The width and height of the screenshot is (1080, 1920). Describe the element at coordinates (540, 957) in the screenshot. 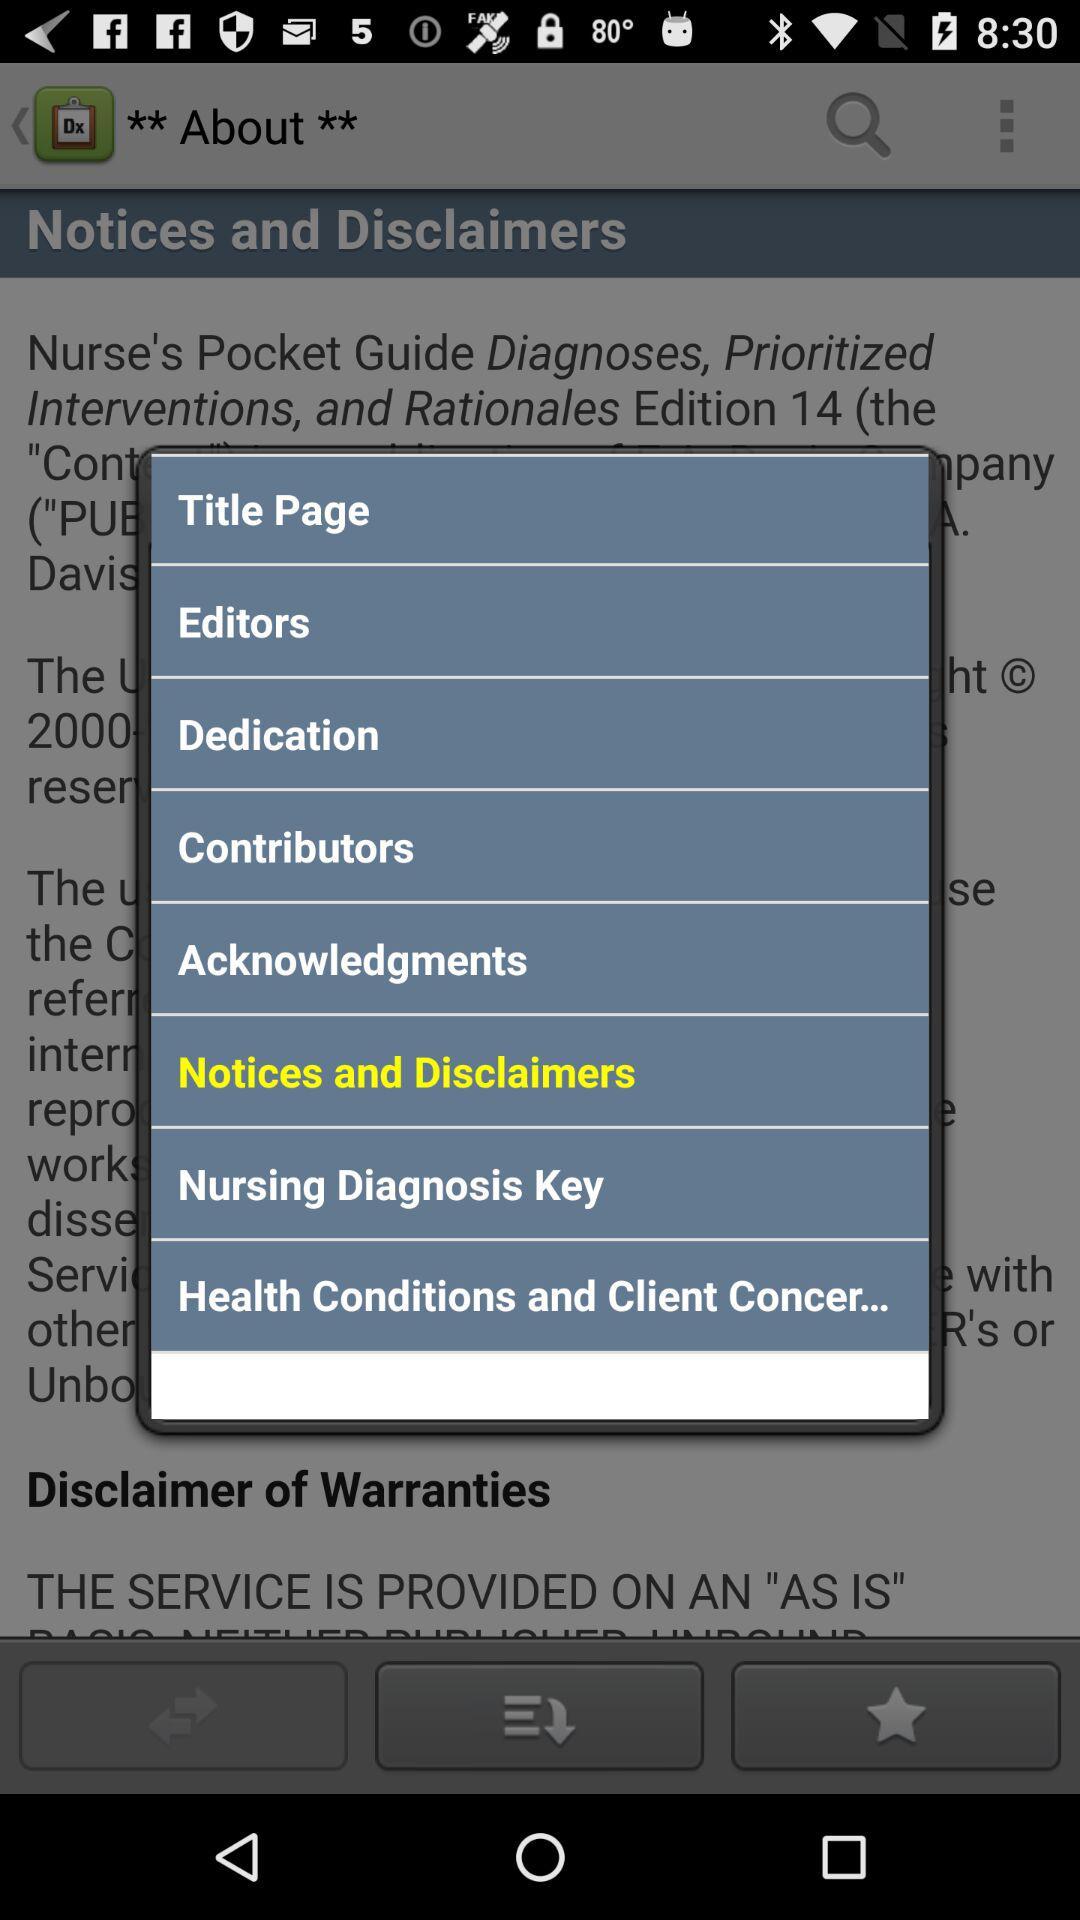

I see `the item below contributors icon` at that location.